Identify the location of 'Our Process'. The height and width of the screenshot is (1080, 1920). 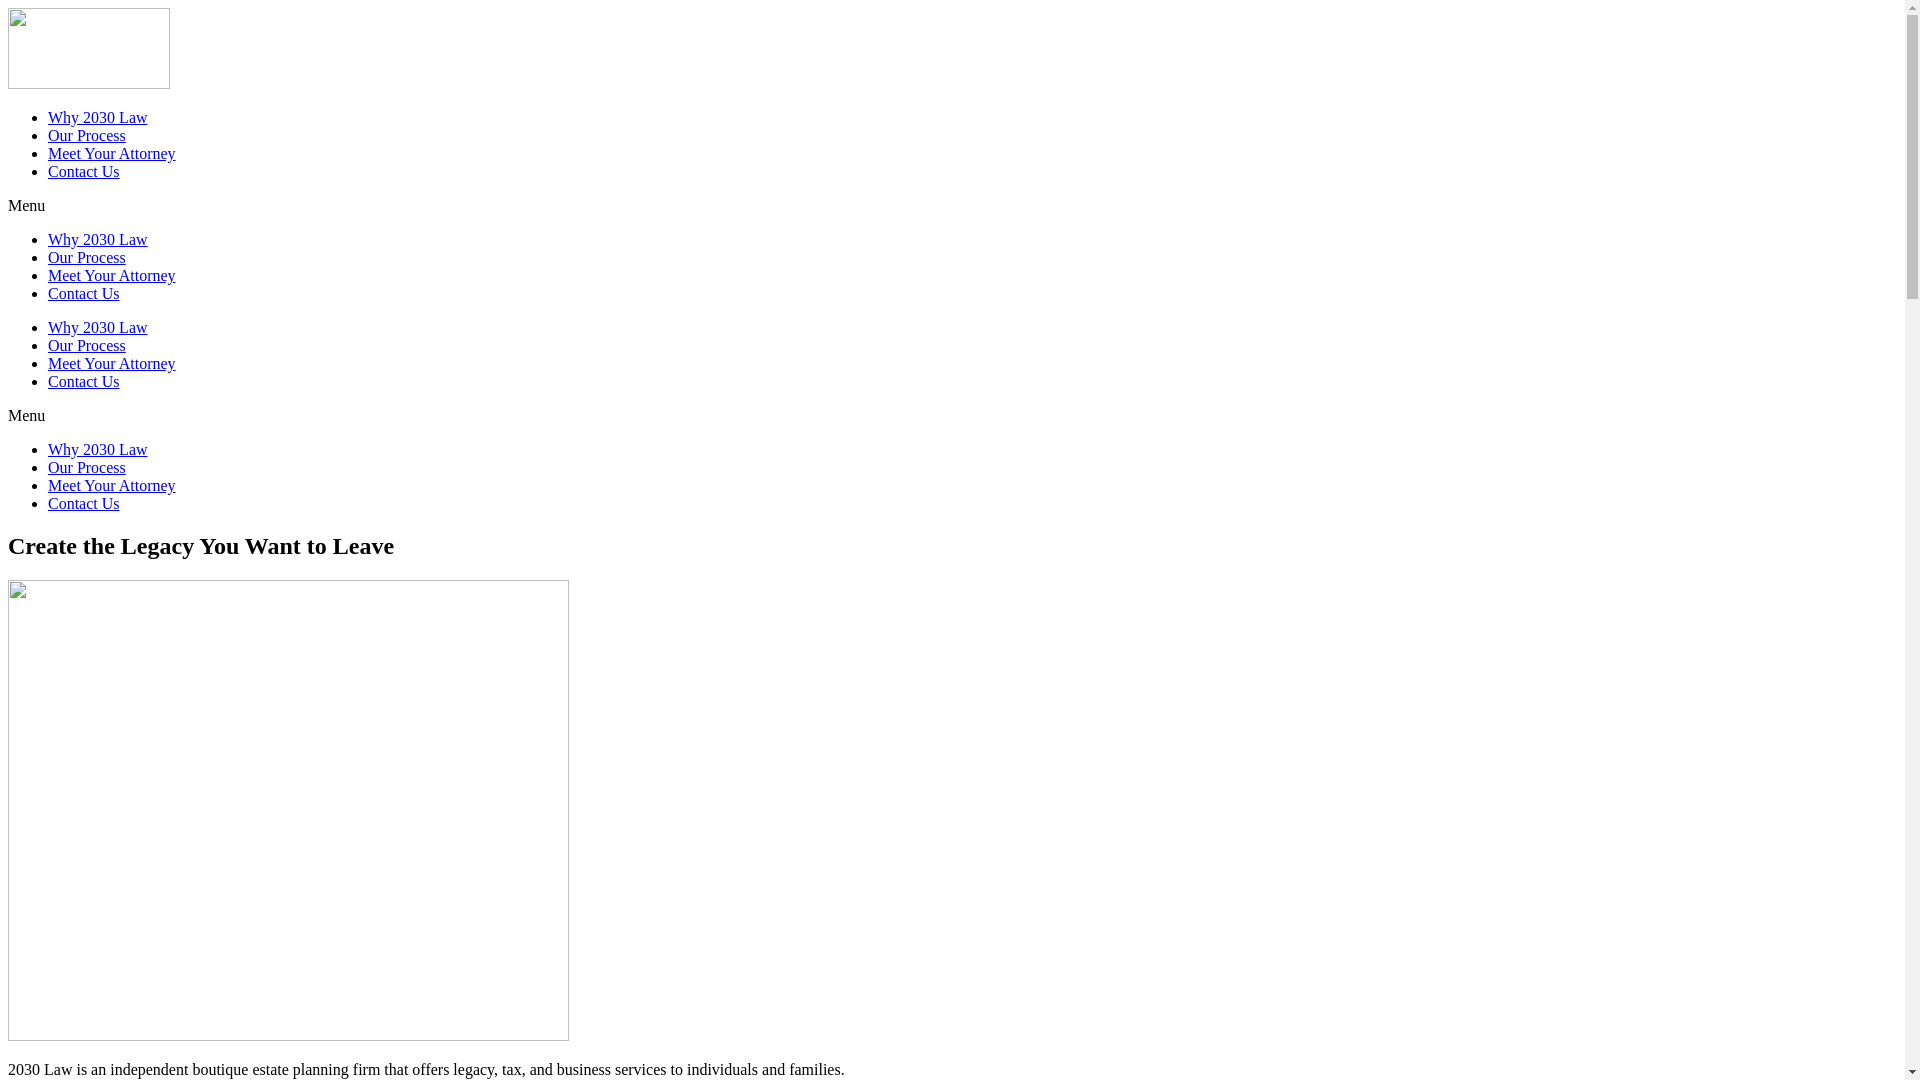
(85, 467).